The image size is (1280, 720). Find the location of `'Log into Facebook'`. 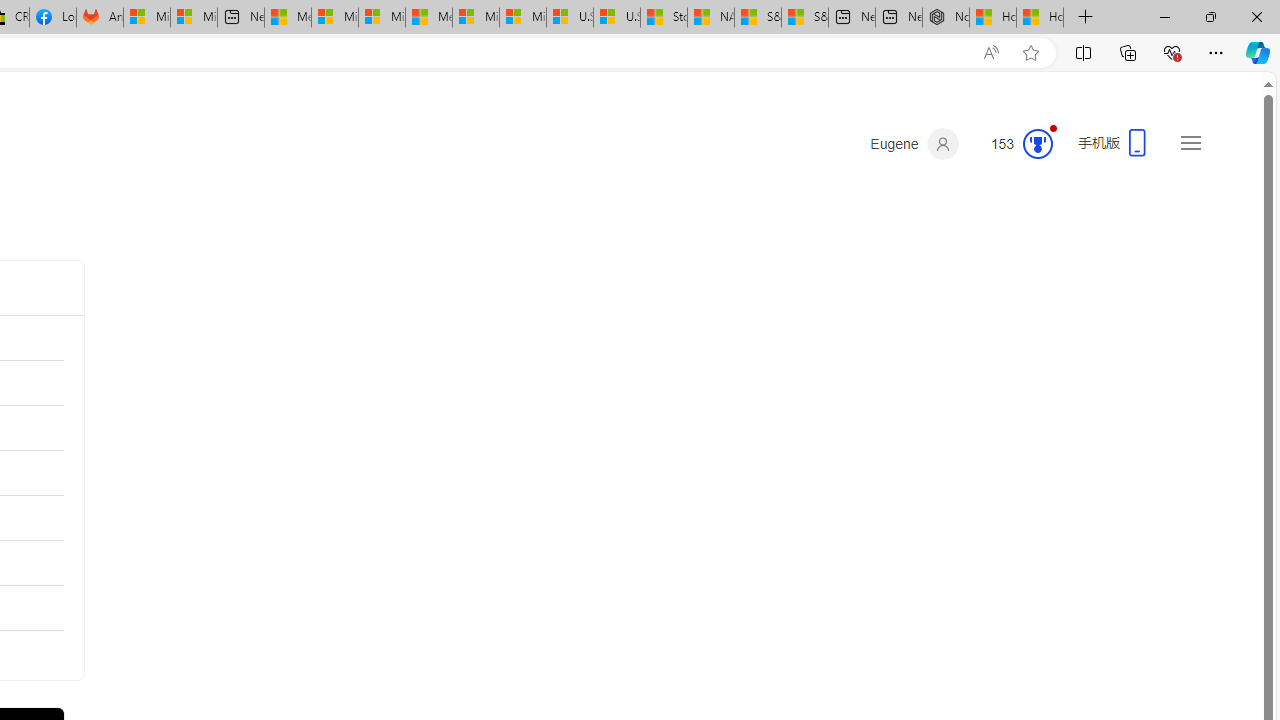

'Log into Facebook' is located at coordinates (52, 17).